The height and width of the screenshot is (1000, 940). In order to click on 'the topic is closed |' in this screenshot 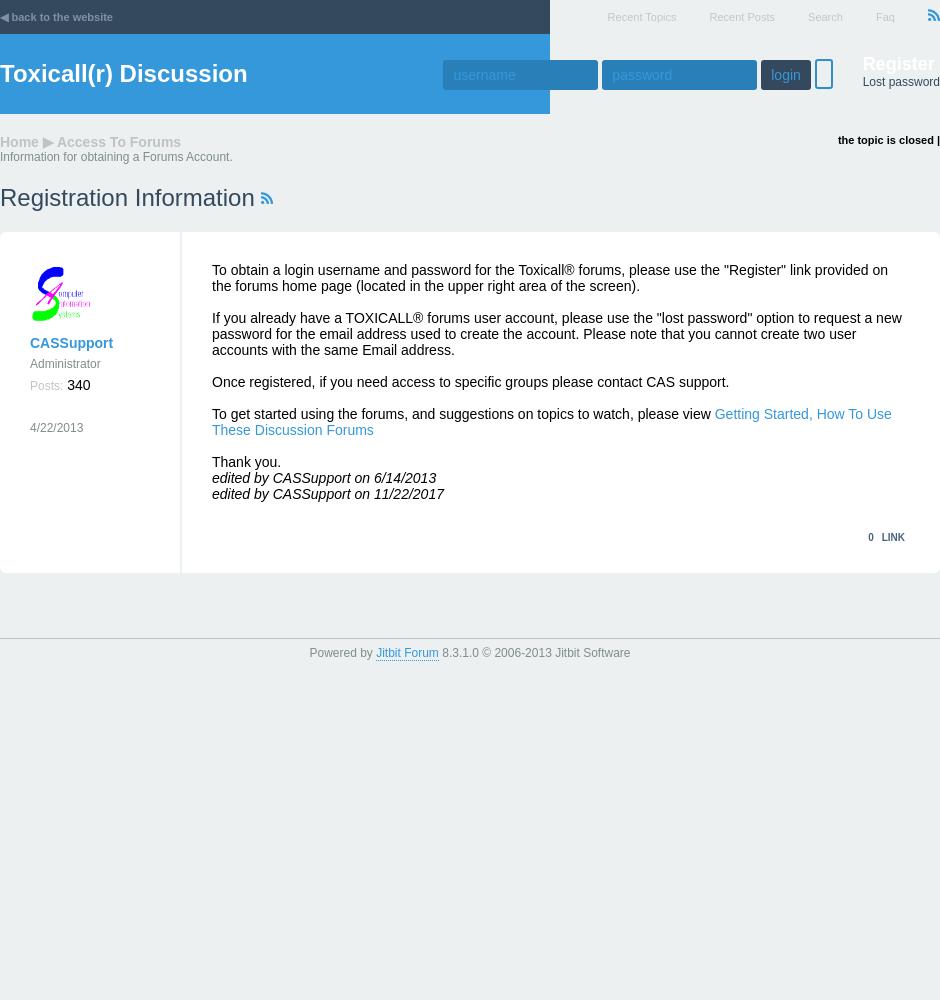, I will do `click(888, 140)`.